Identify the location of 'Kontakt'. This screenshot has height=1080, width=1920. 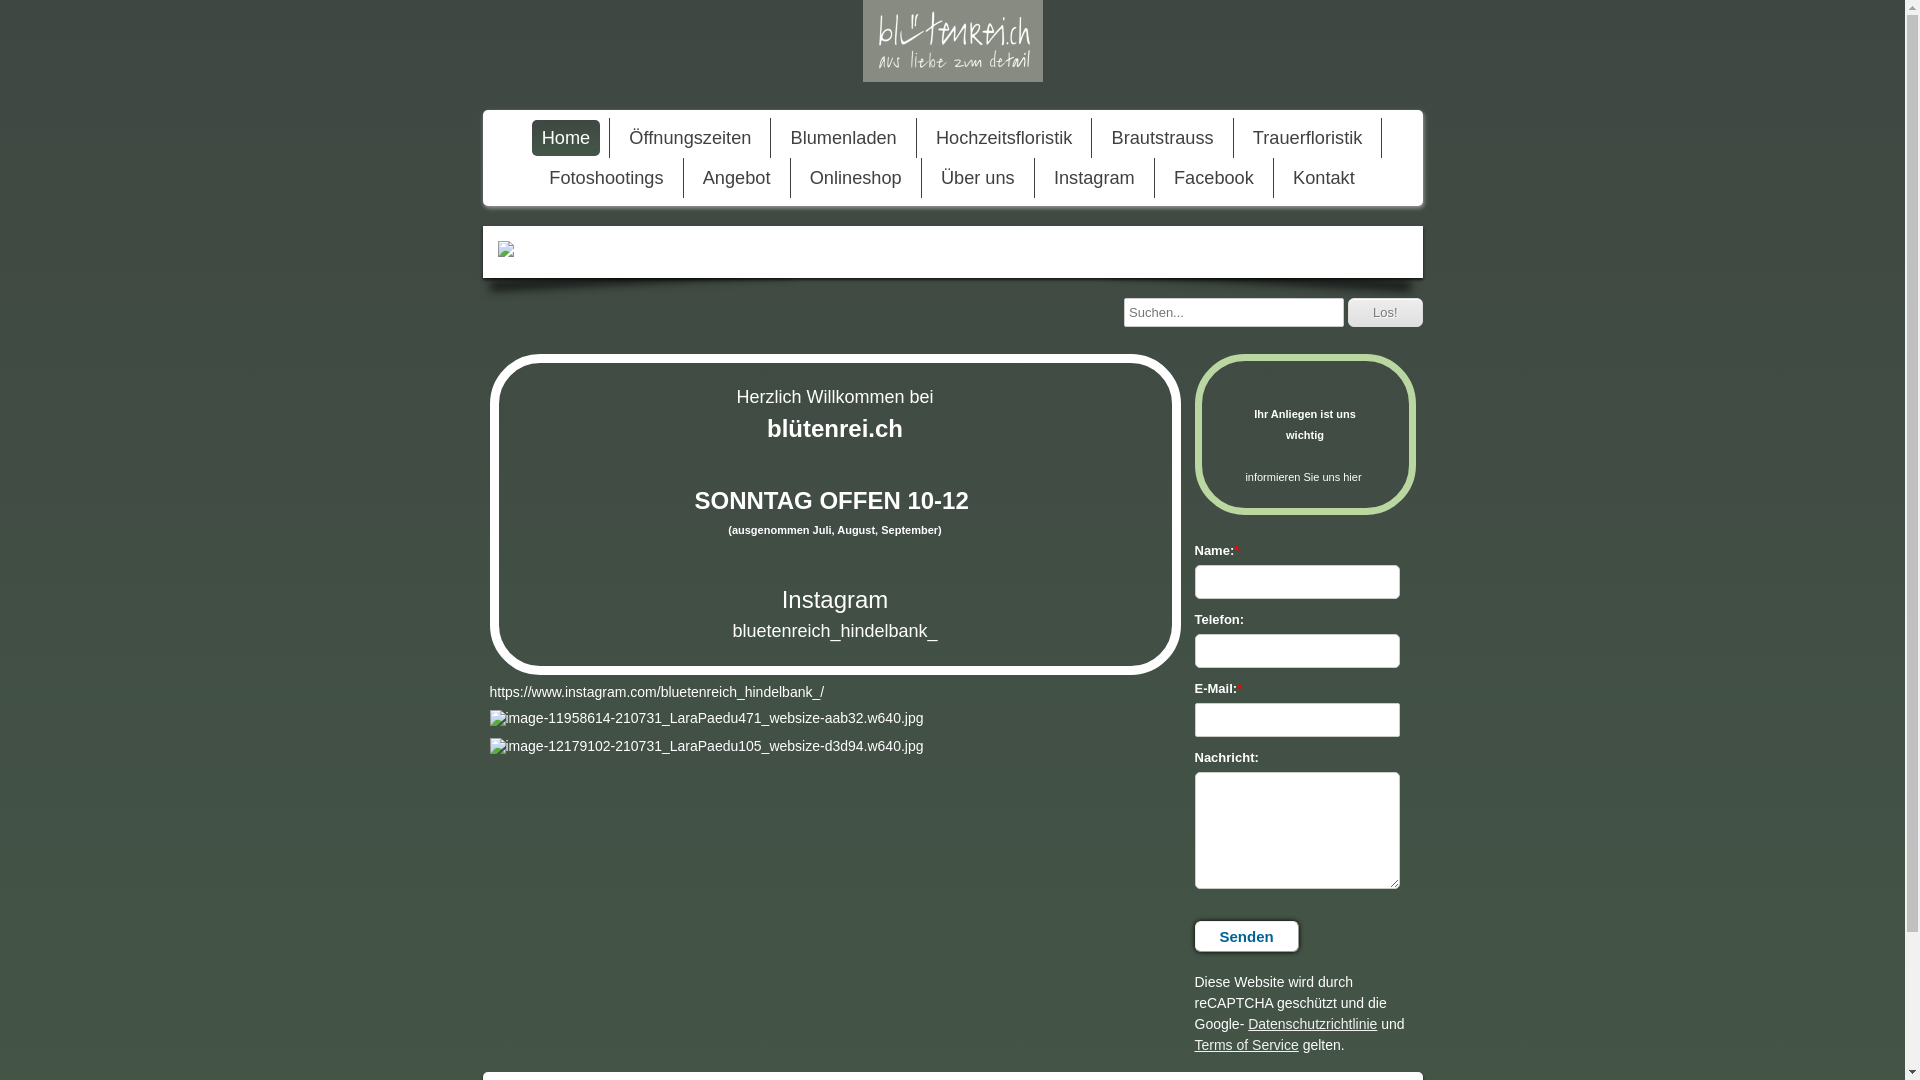
(1324, 176).